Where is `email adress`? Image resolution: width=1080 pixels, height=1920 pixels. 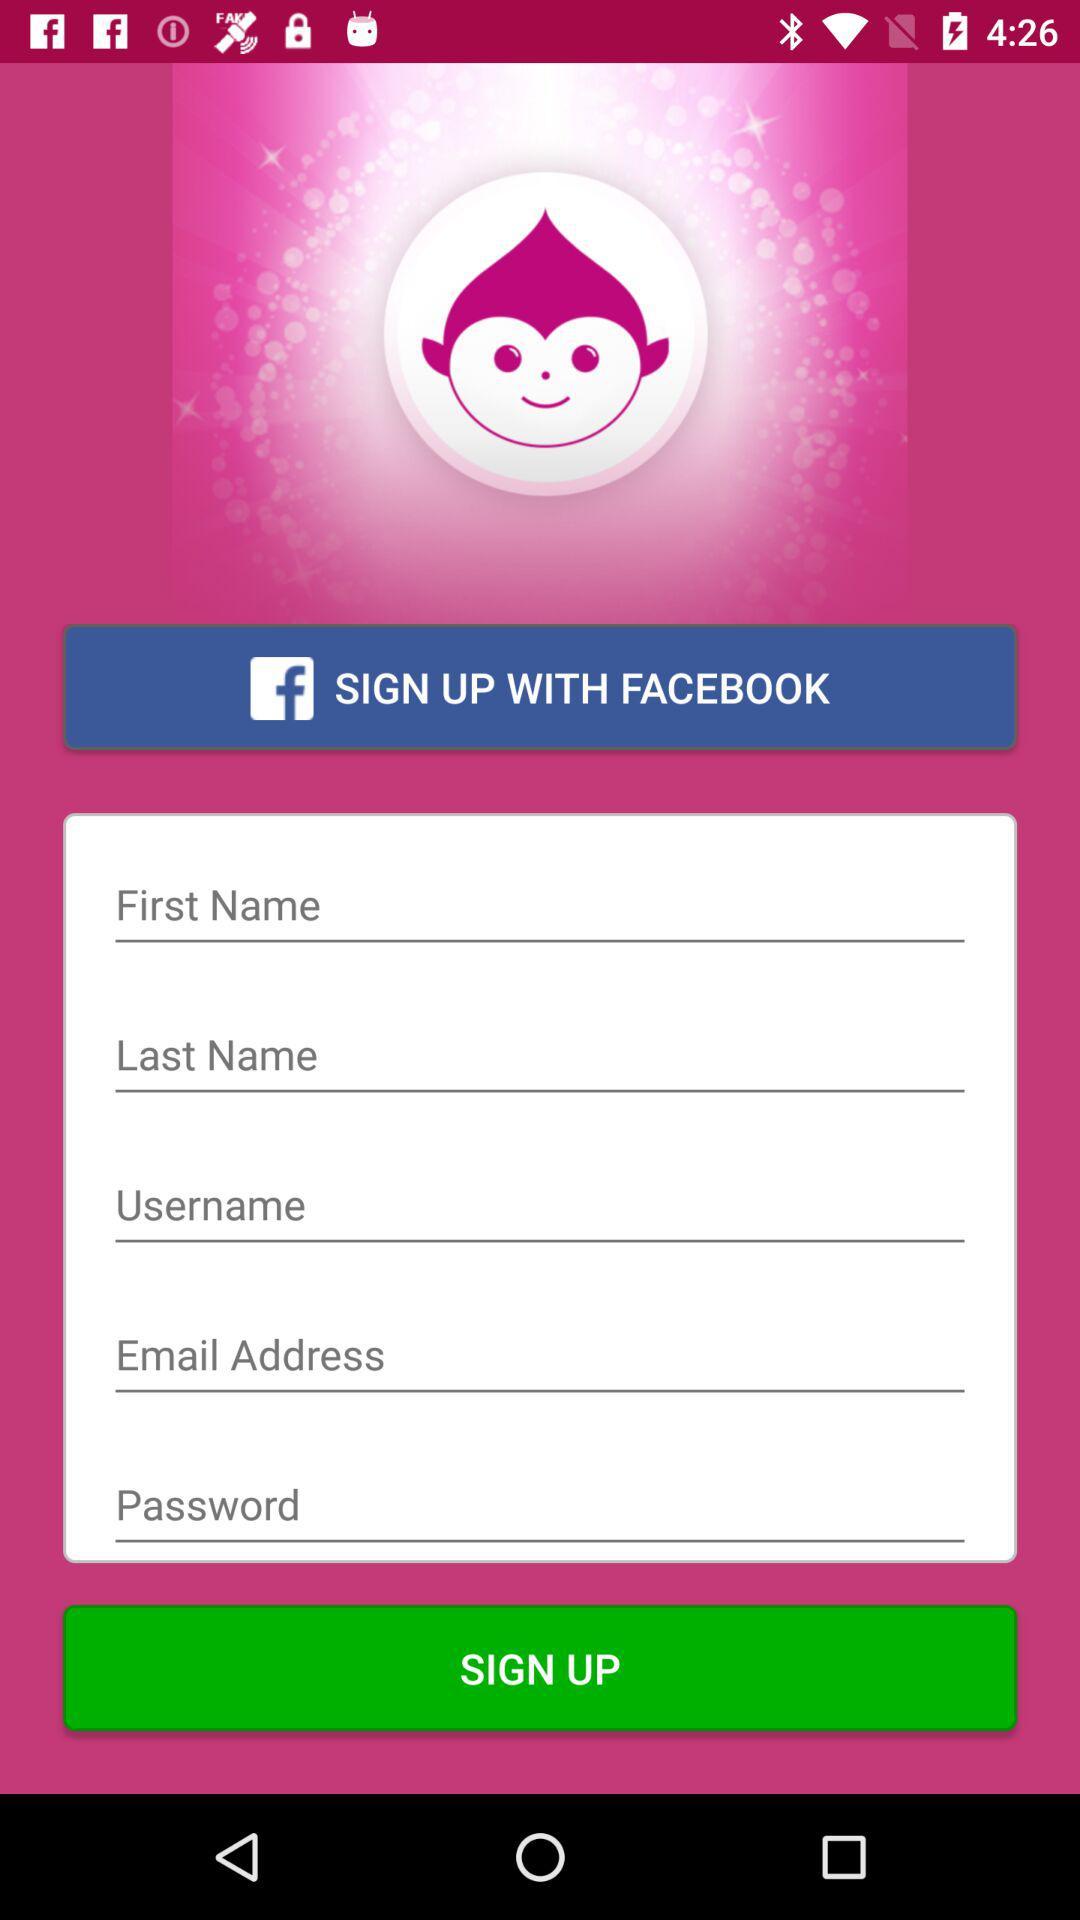
email adress is located at coordinates (540, 1357).